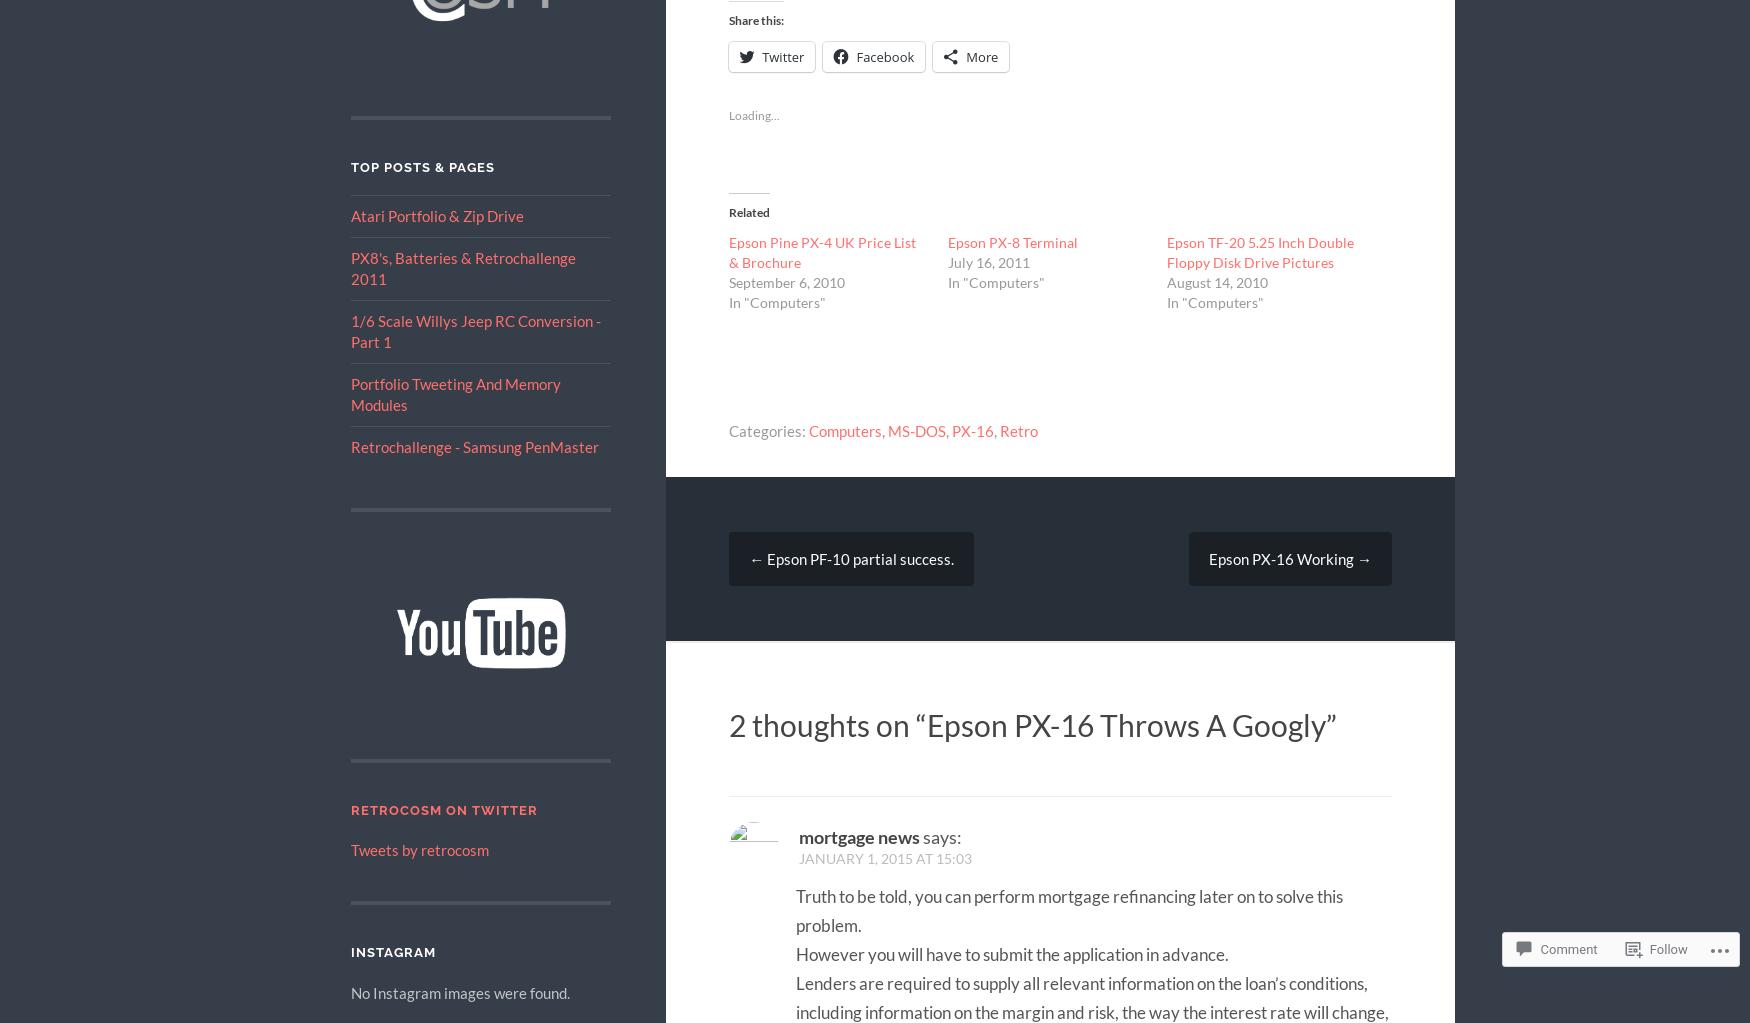 The width and height of the screenshot is (1750, 1023). What do you see at coordinates (942, 834) in the screenshot?
I see `'says:'` at bounding box center [942, 834].